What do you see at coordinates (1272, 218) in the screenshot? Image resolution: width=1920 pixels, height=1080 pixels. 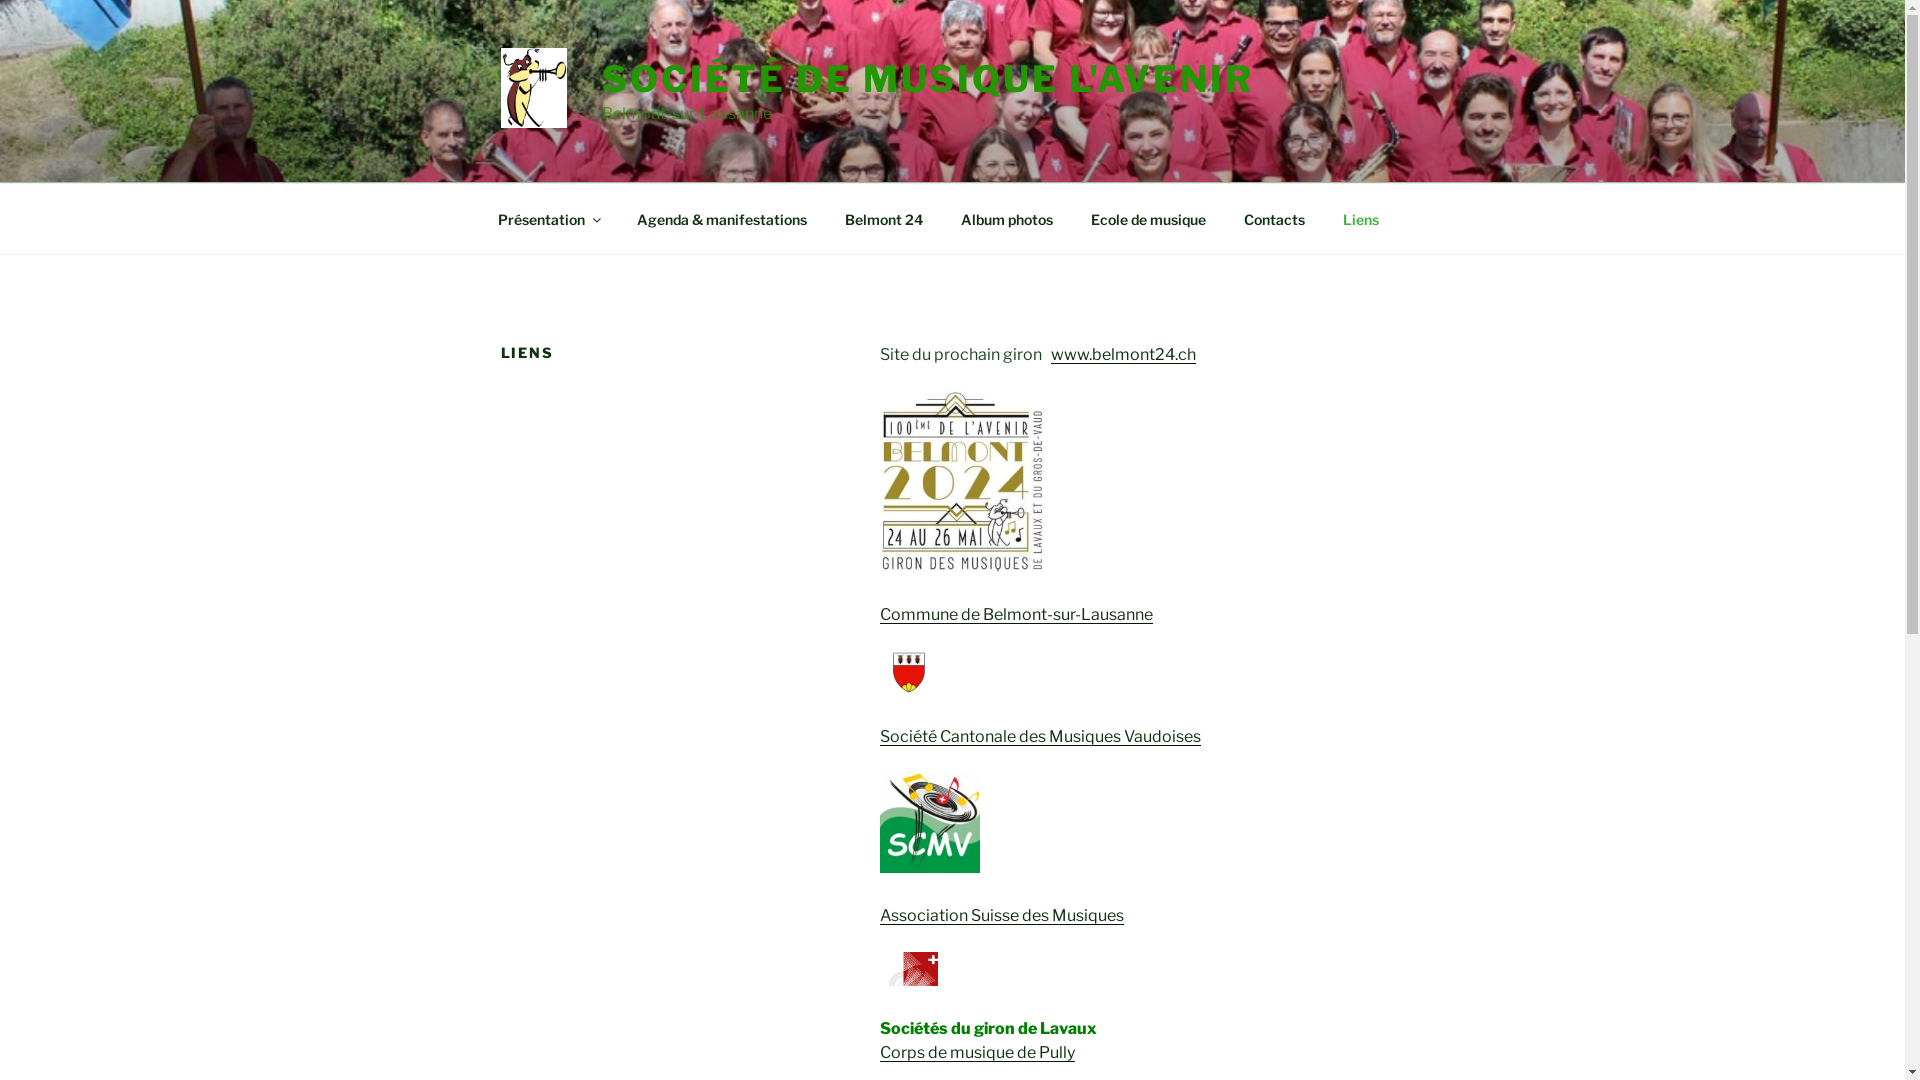 I see `'Contacts'` at bounding box center [1272, 218].